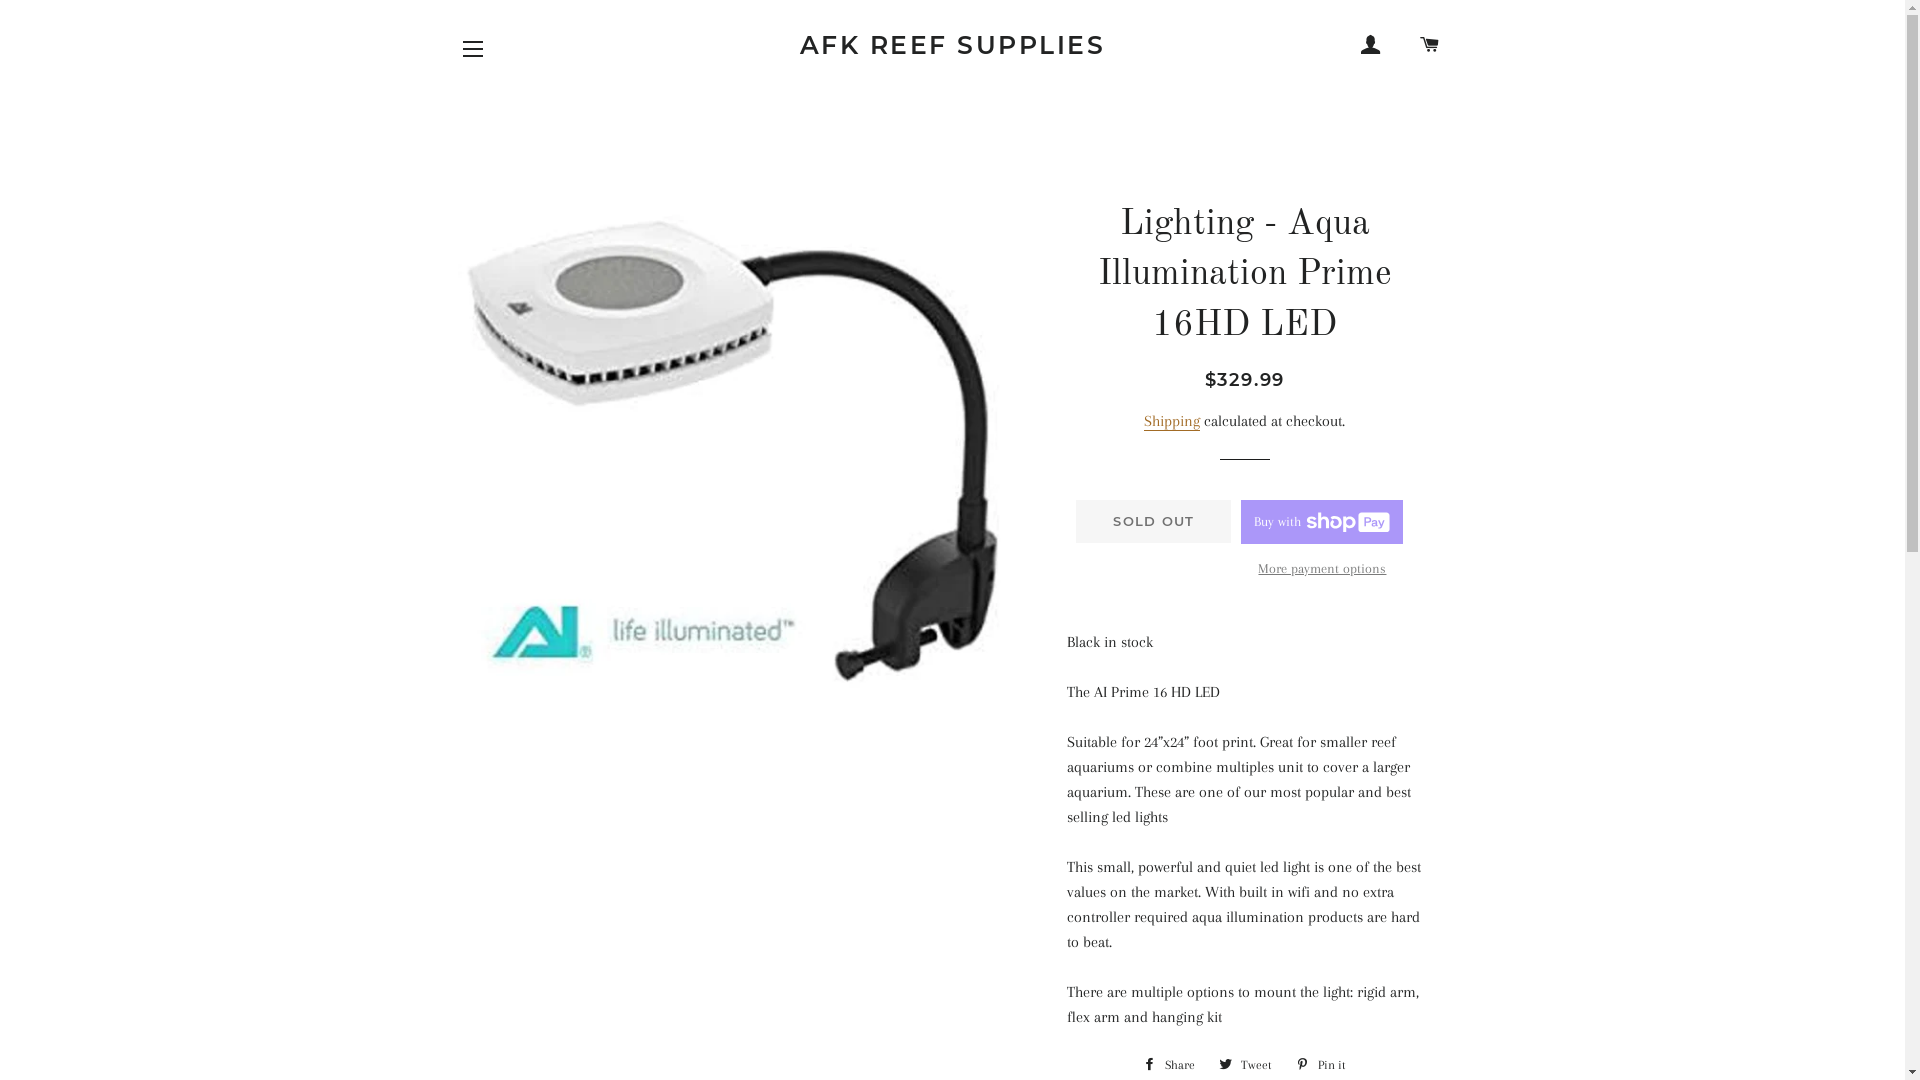  What do you see at coordinates (1321, 569) in the screenshot?
I see `'More payment options'` at bounding box center [1321, 569].